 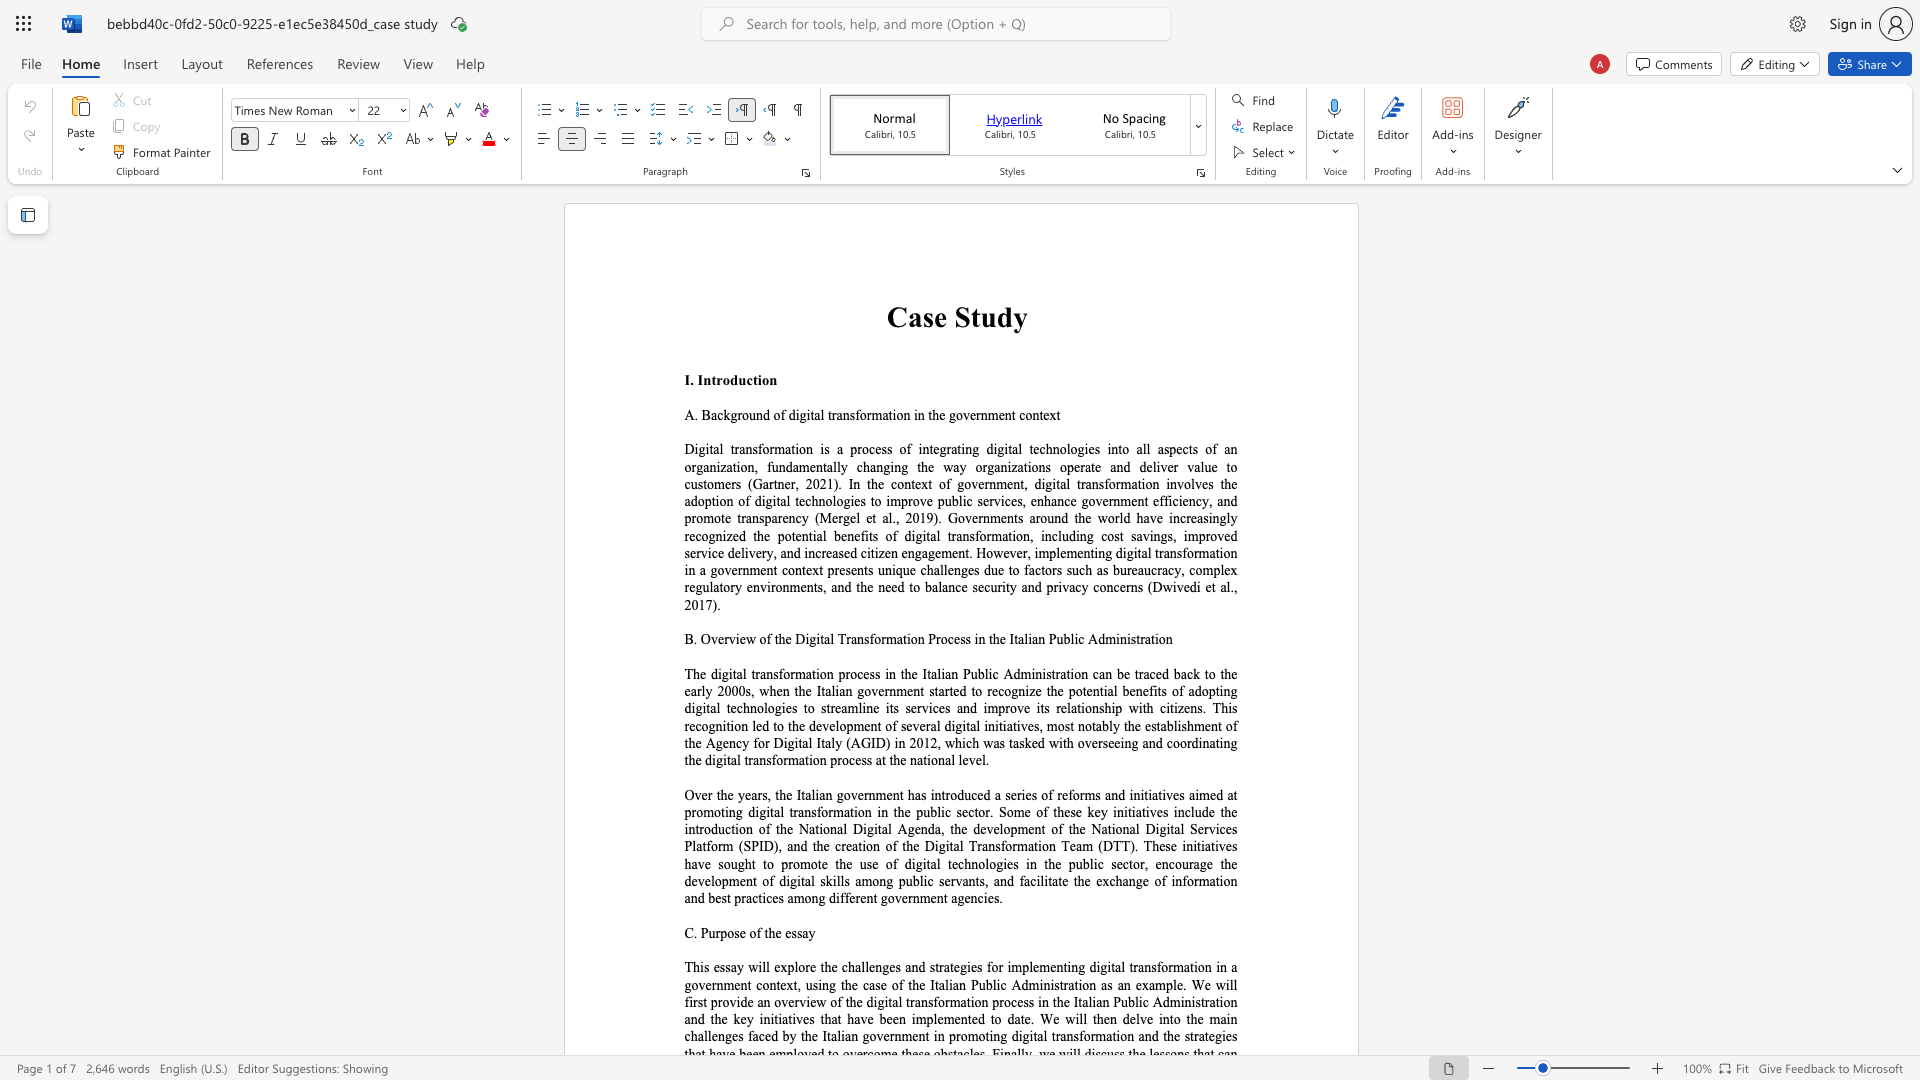 What do you see at coordinates (1040, 880) in the screenshot?
I see `the subset text "litat" within the text "facilitate"` at bounding box center [1040, 880].